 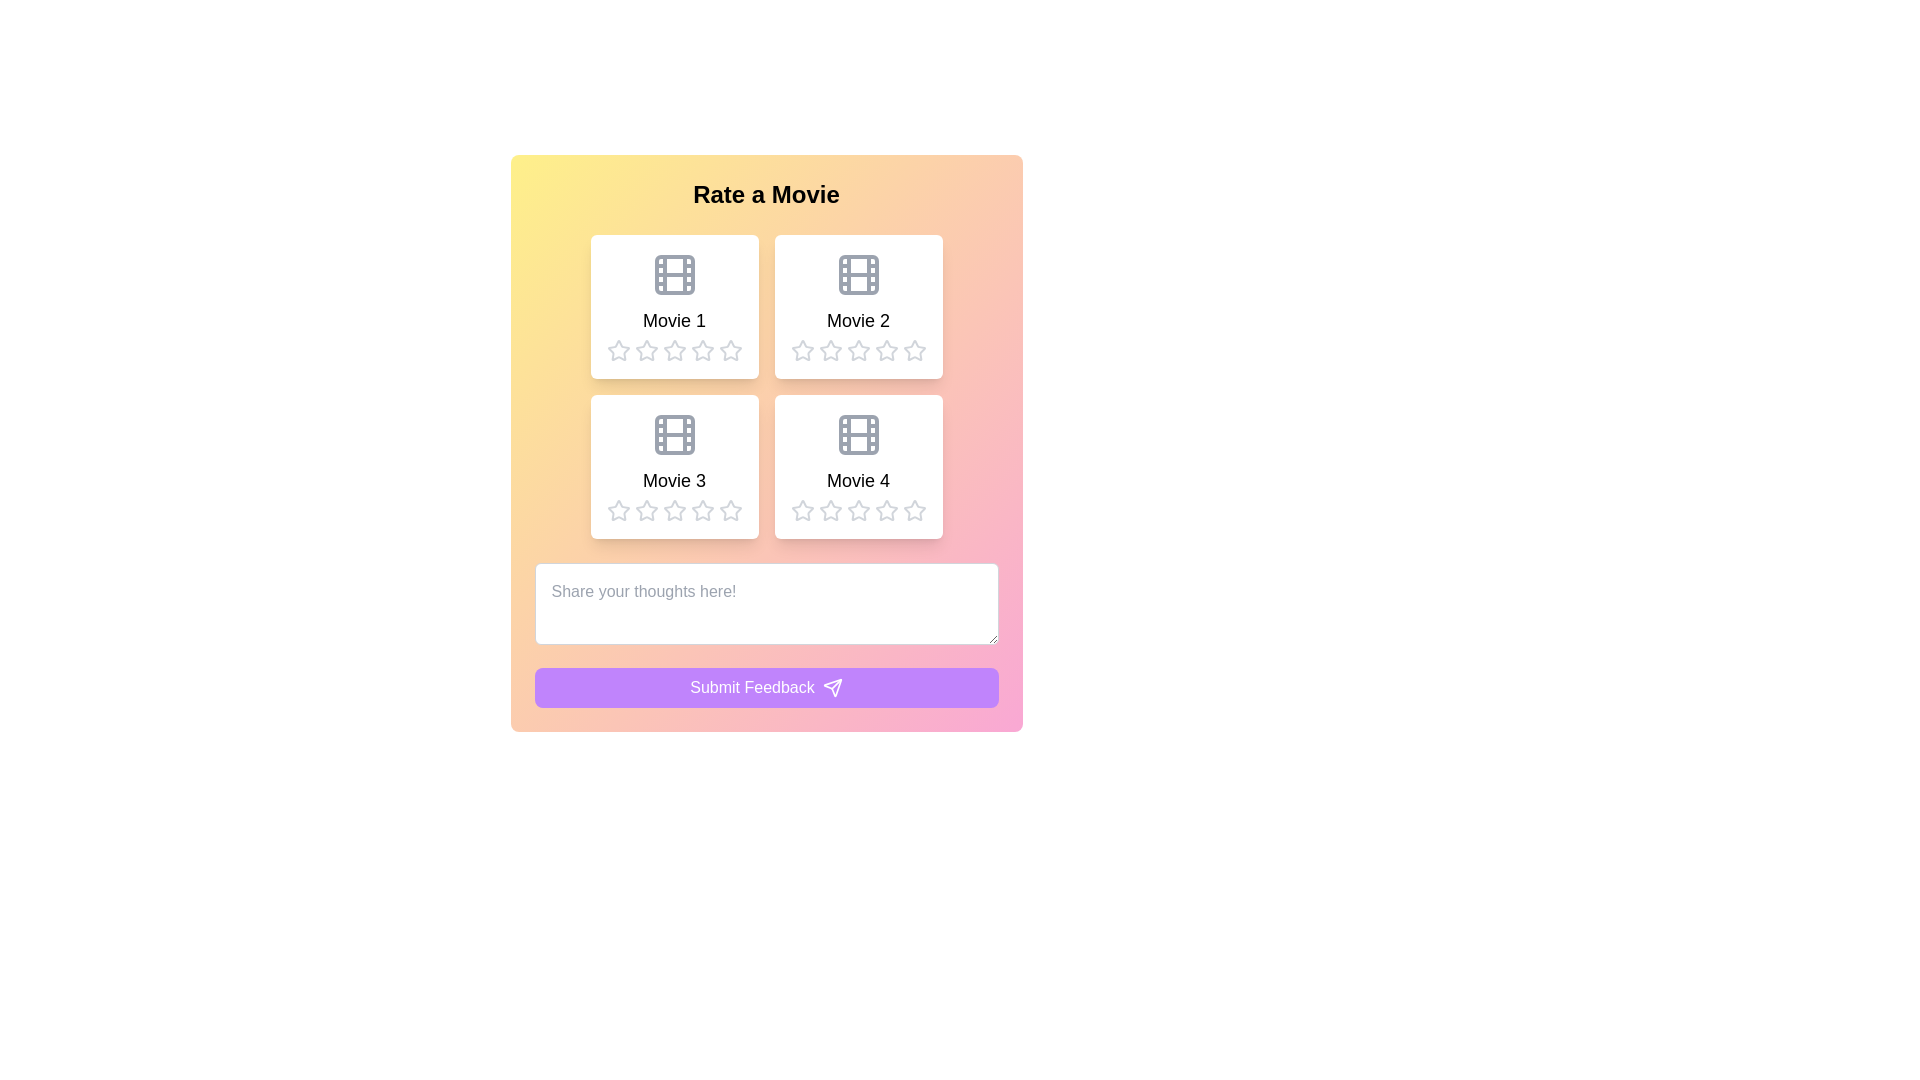 I want to click on the third star in the rating section for 'Movie 3', so click(x=729, y=509).